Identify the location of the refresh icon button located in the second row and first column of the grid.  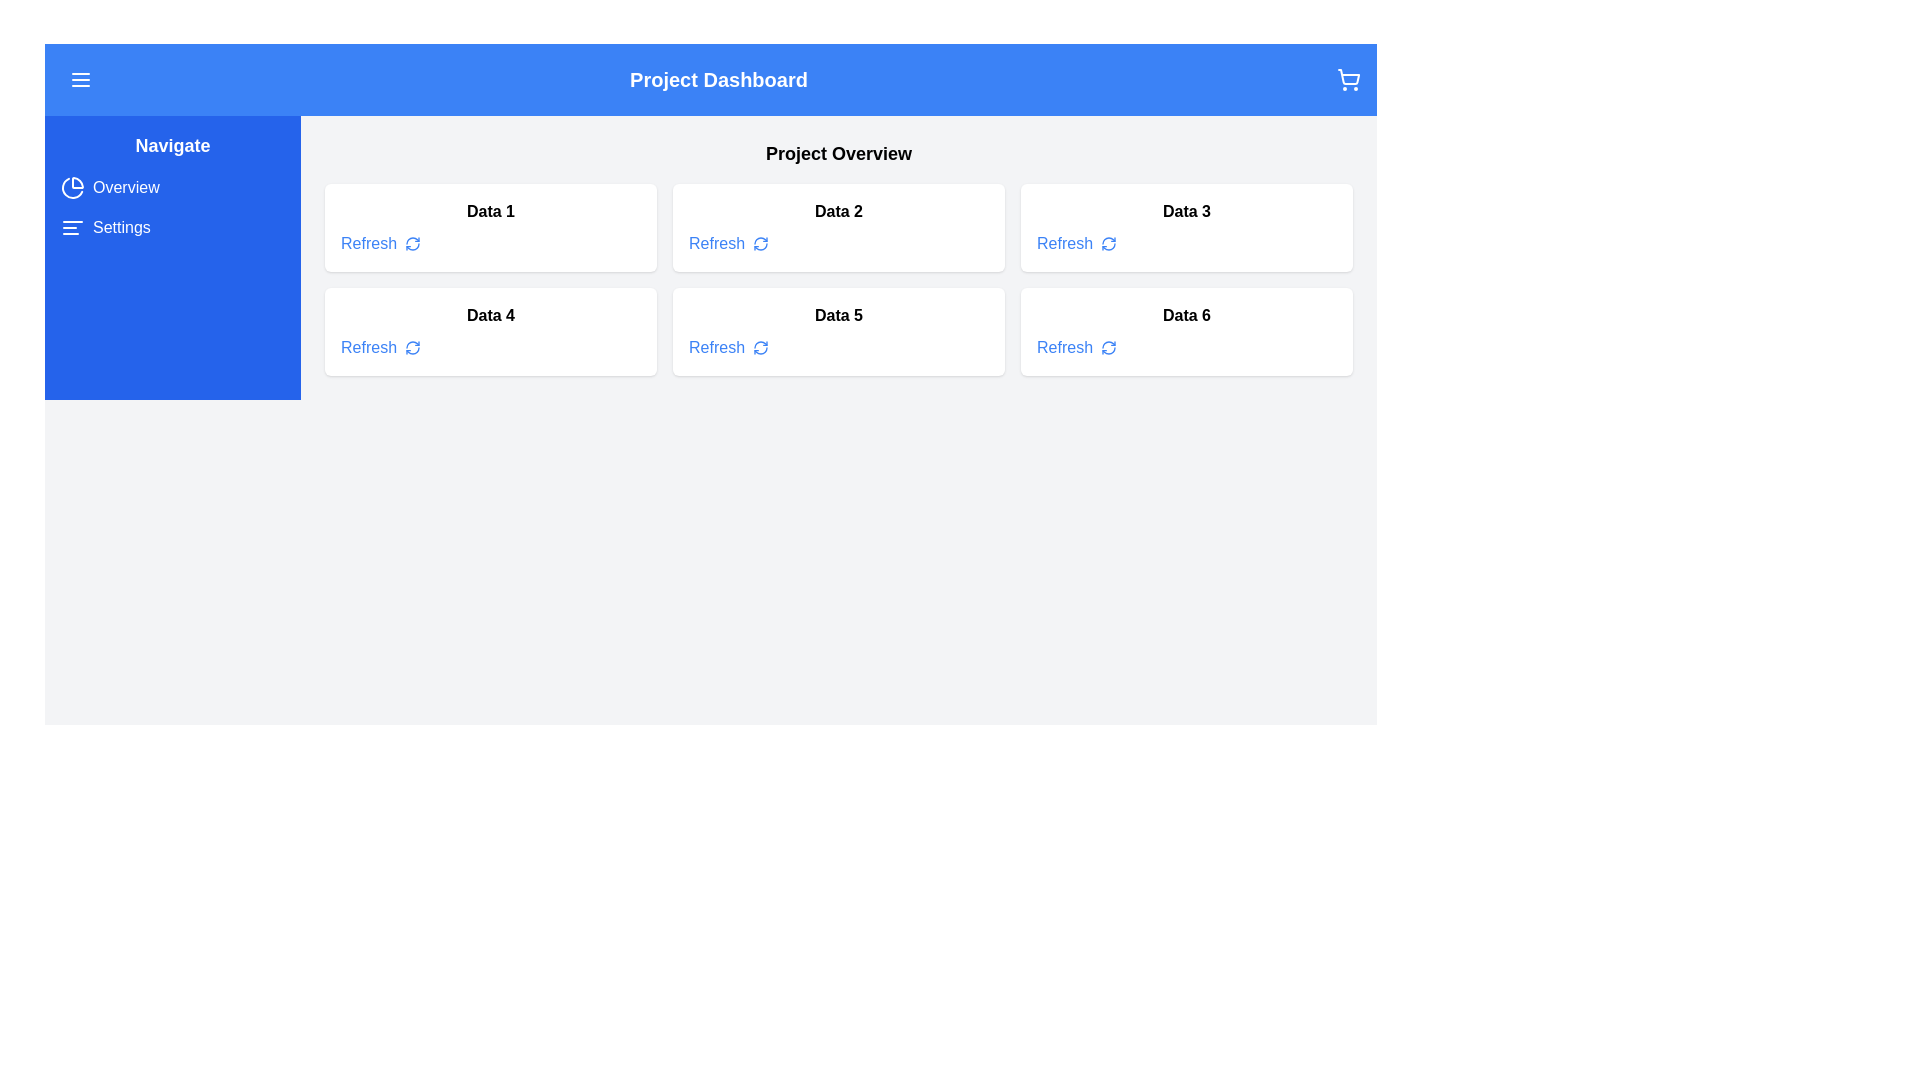
(411, 346).